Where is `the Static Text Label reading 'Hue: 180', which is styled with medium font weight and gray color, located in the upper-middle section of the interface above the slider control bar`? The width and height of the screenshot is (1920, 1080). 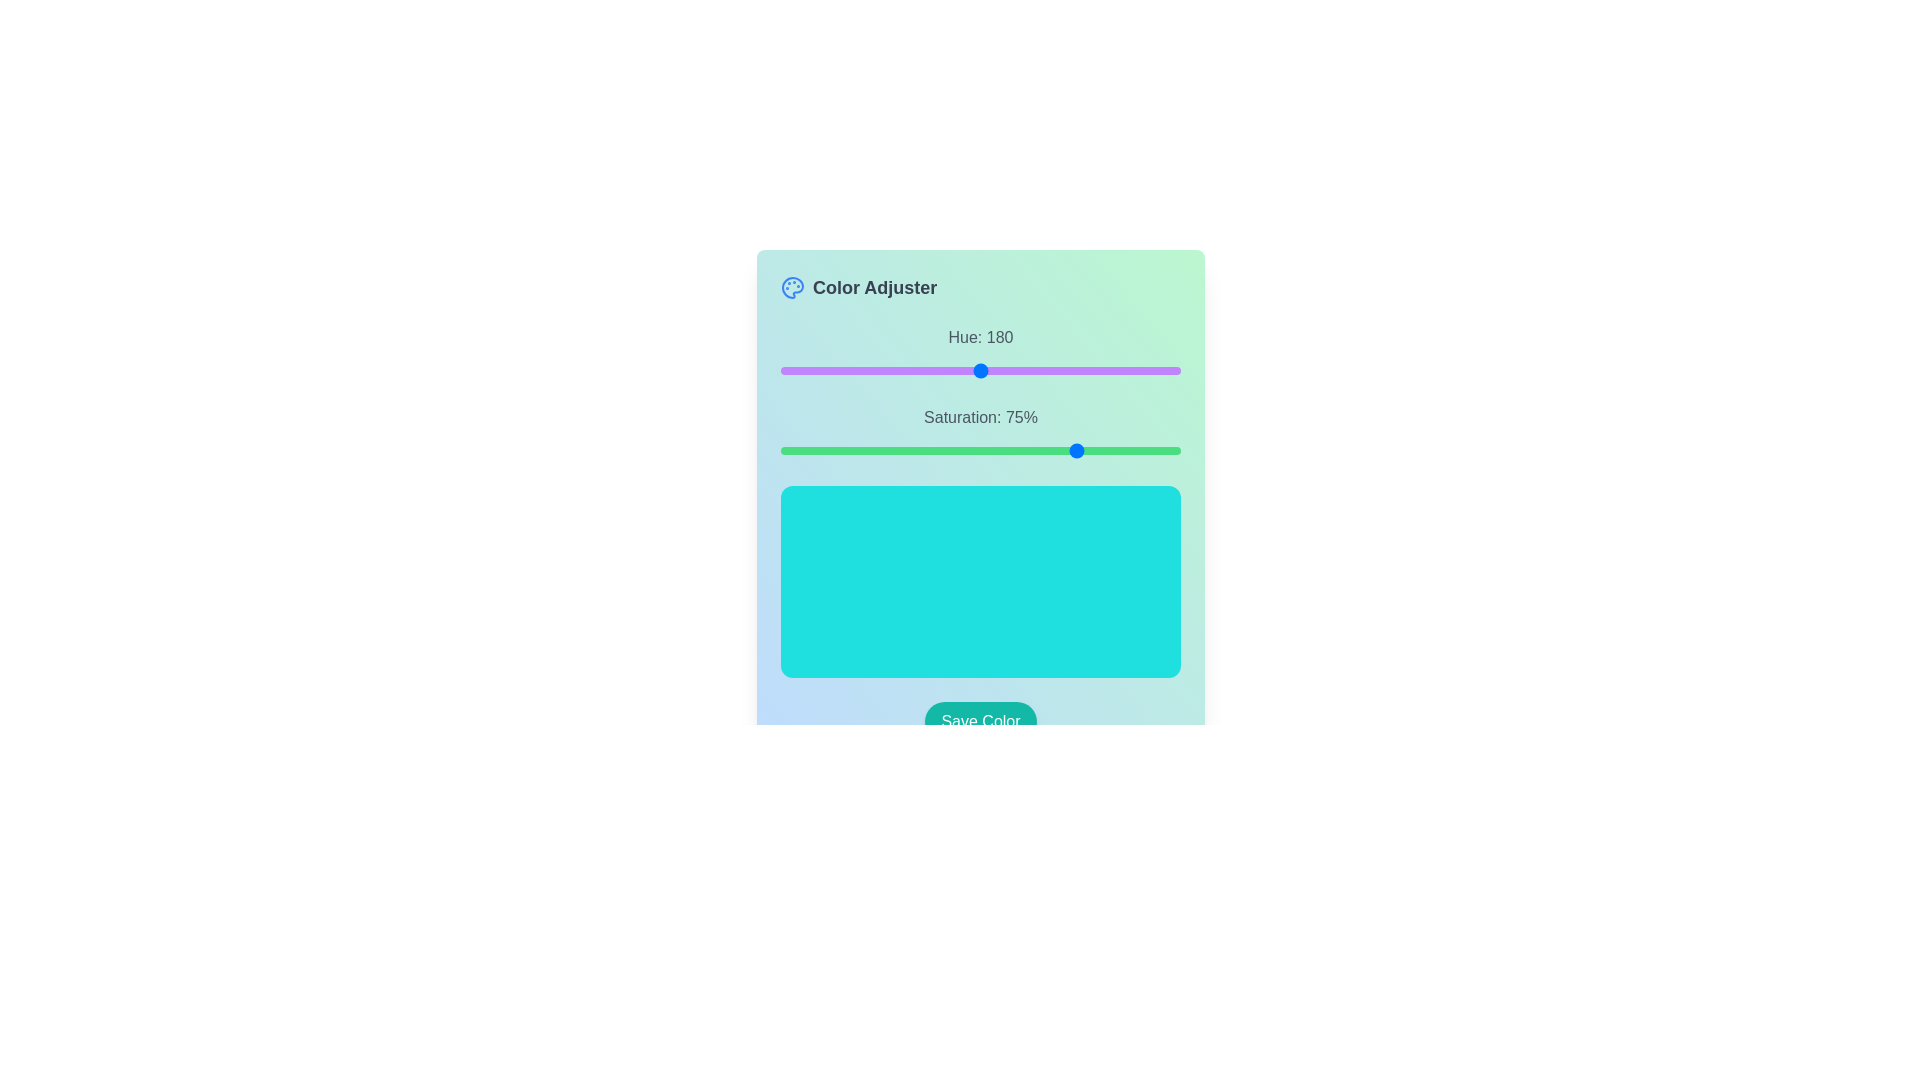 the Static Text Label reading 'Hue: 180', which is styled with medium font weight and gray color, located in the upper-middle section of the interface above the slider control bar is located at coordinates (980, 337).